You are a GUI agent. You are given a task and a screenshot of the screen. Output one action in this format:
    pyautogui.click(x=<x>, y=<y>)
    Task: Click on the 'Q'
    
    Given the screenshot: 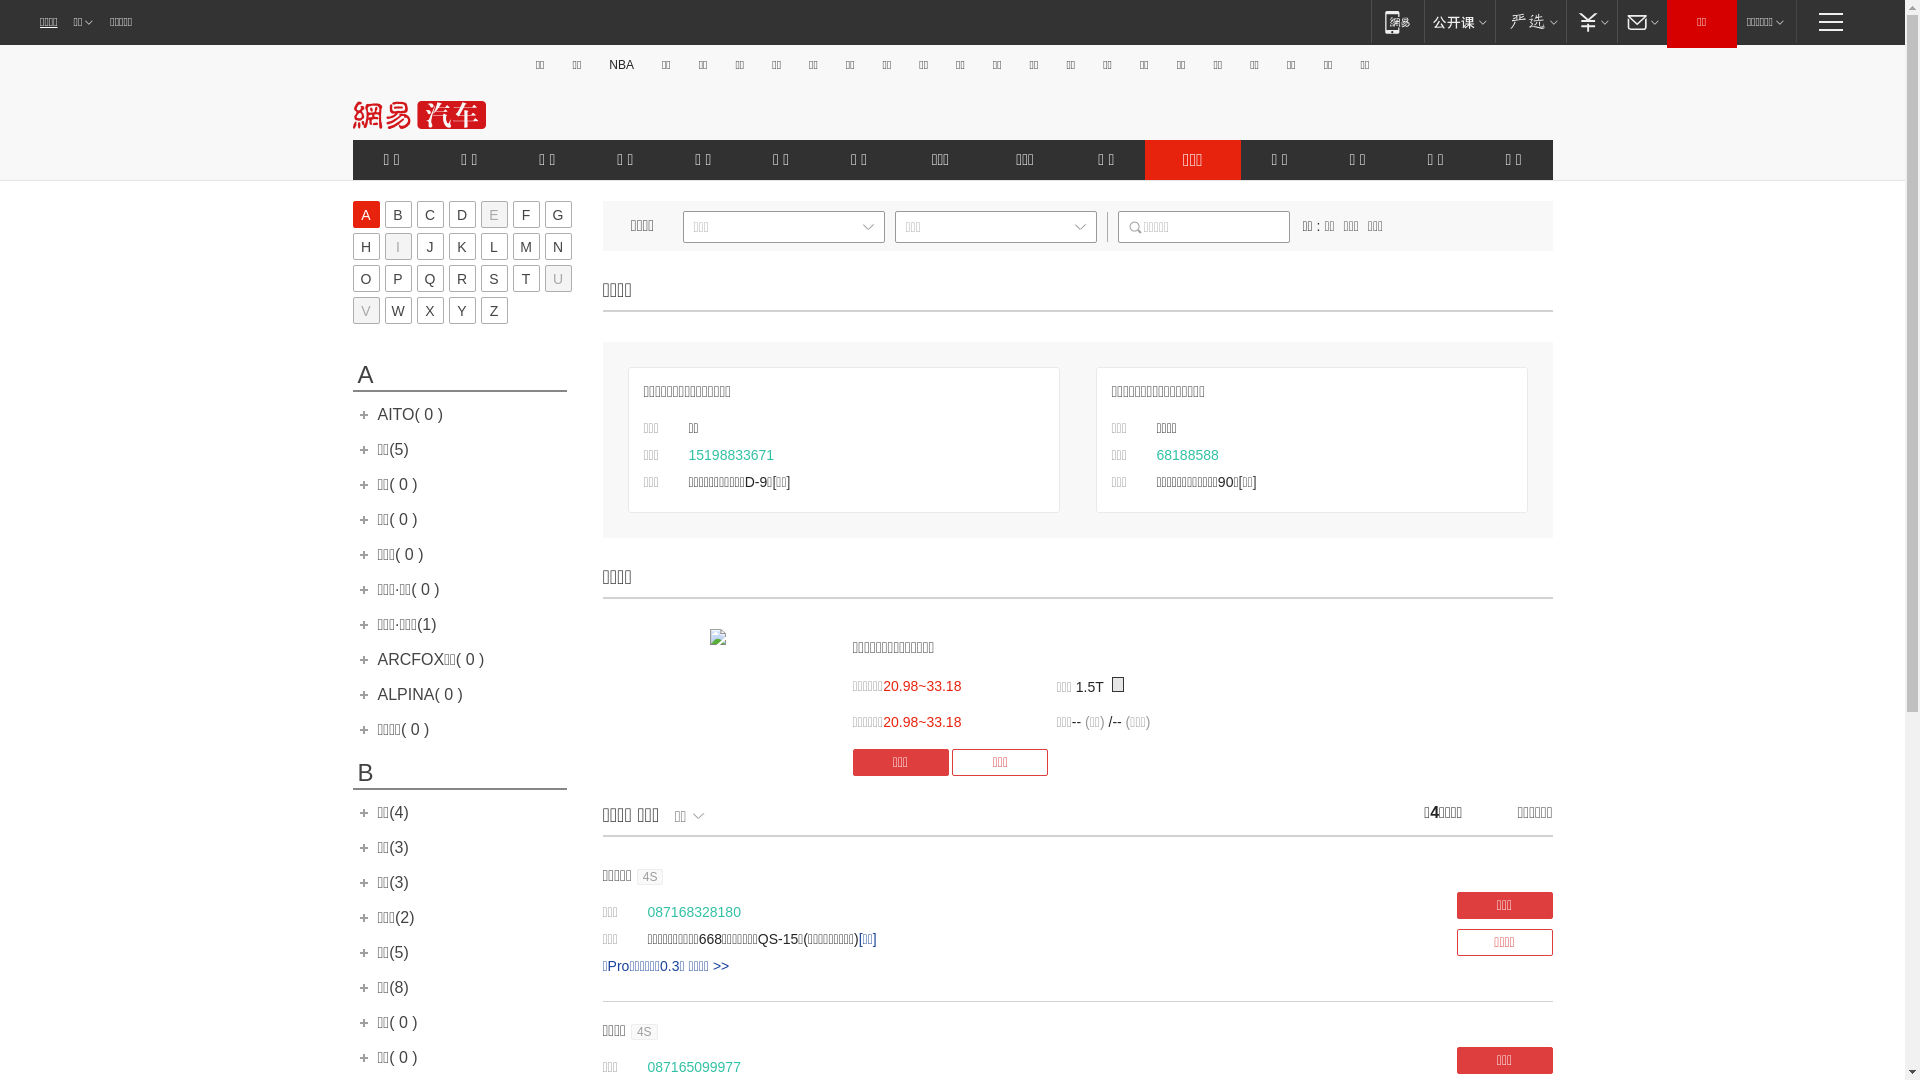 What is the action you would take?
    pyautogui.click(x=428, y=278)
    